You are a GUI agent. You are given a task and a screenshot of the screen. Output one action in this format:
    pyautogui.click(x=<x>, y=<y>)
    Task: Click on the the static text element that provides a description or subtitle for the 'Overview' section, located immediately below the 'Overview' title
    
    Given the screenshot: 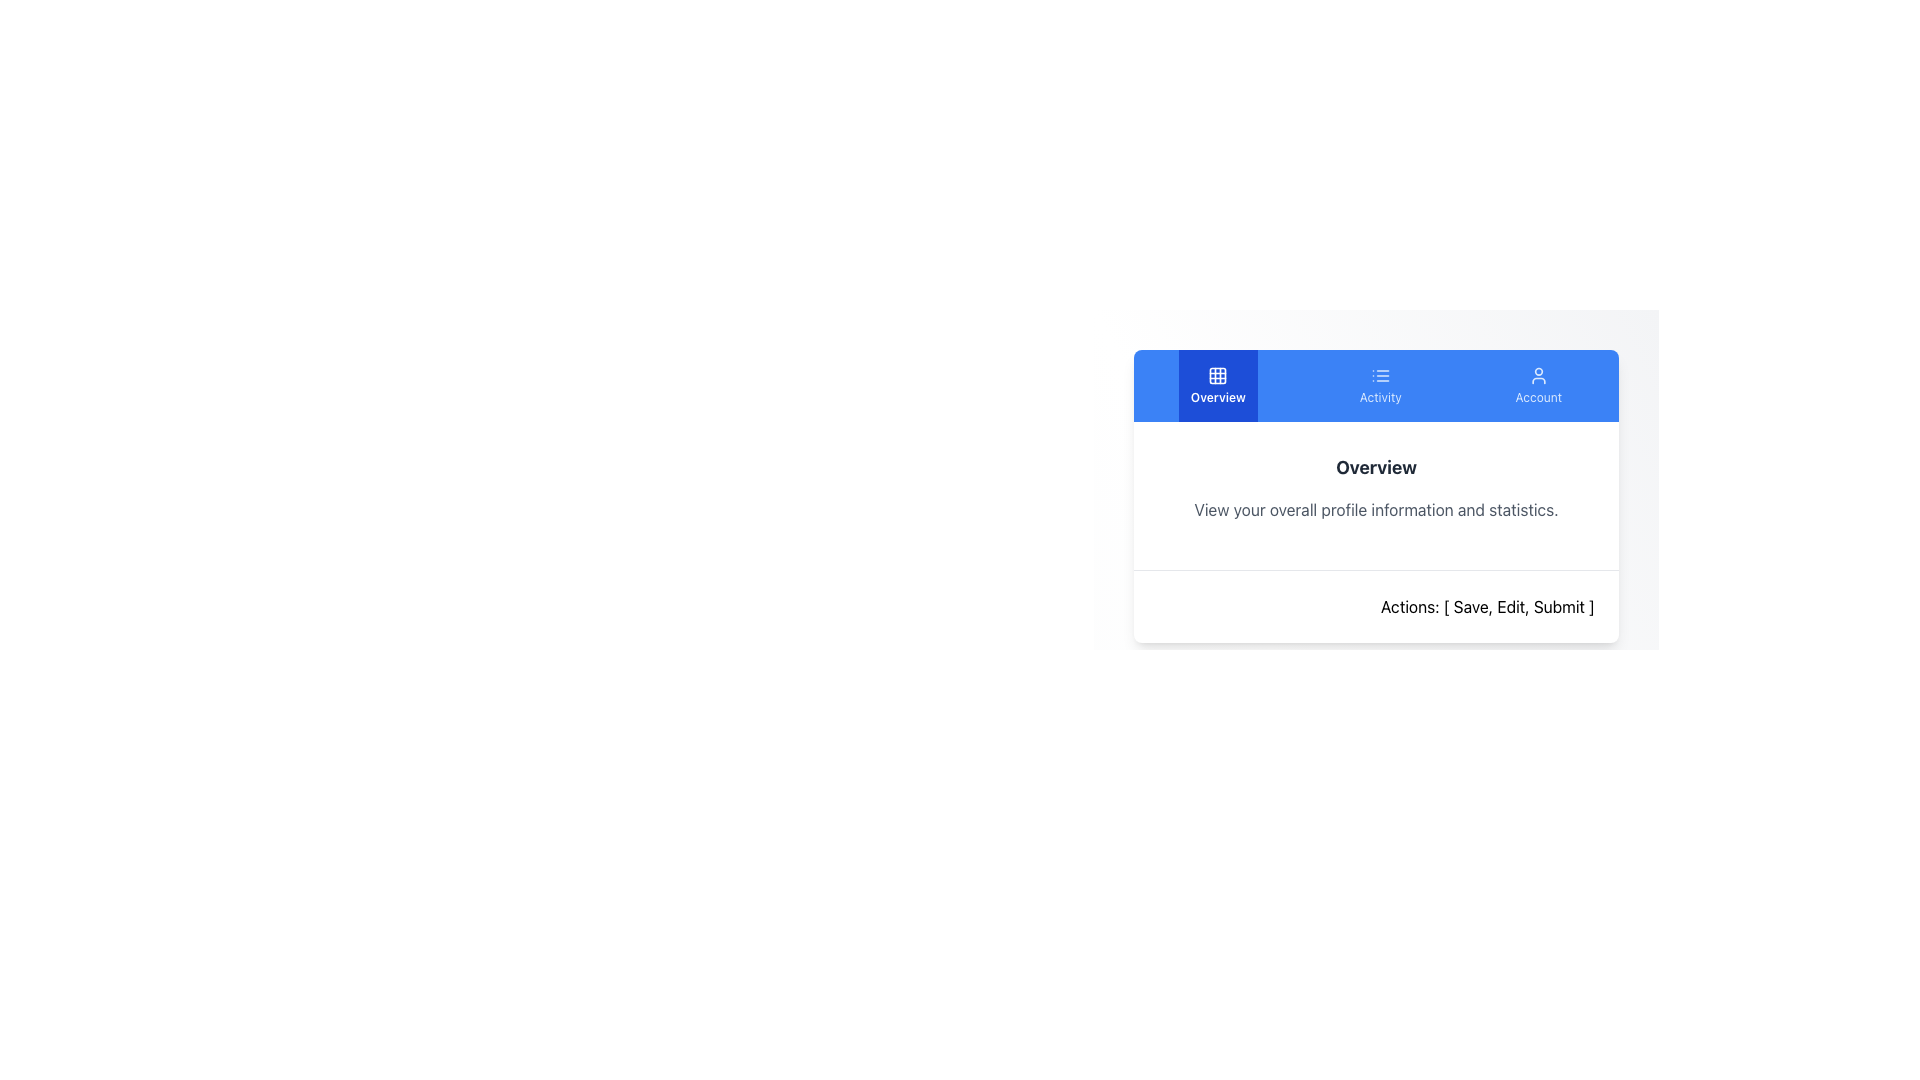 What is the action you would take?
    pyautogui.click(x=1375, y=508)
    